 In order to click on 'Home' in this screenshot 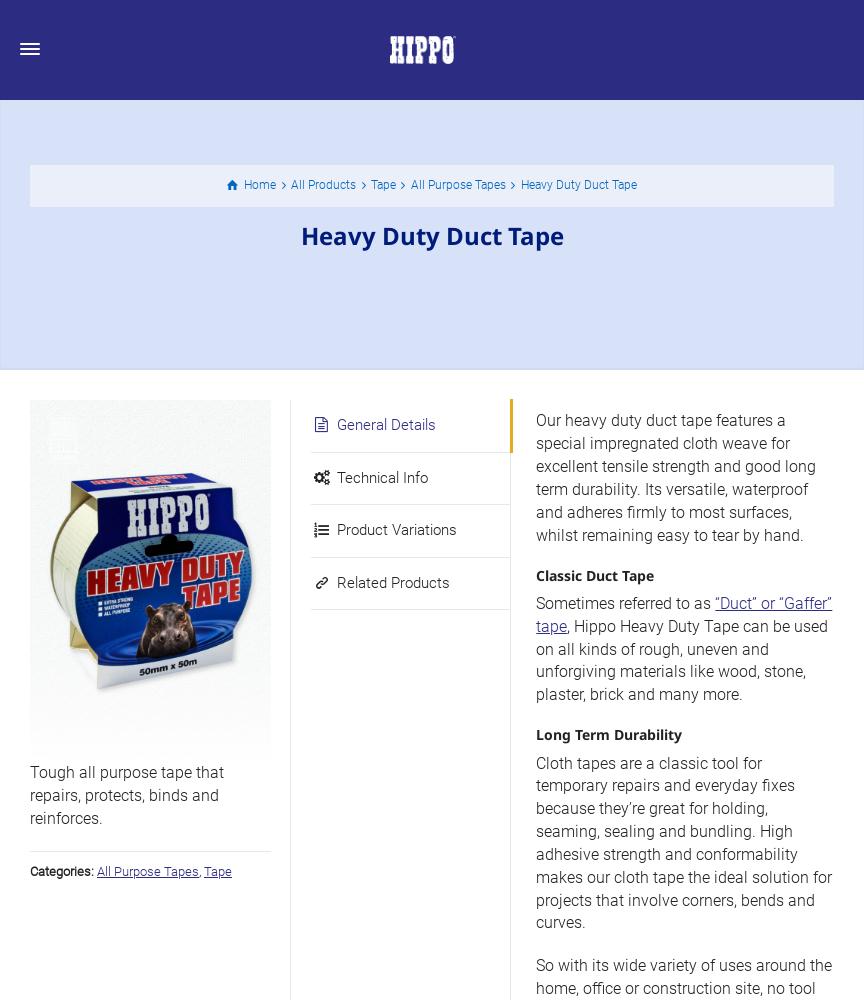, I will do `click(259, 185)`.